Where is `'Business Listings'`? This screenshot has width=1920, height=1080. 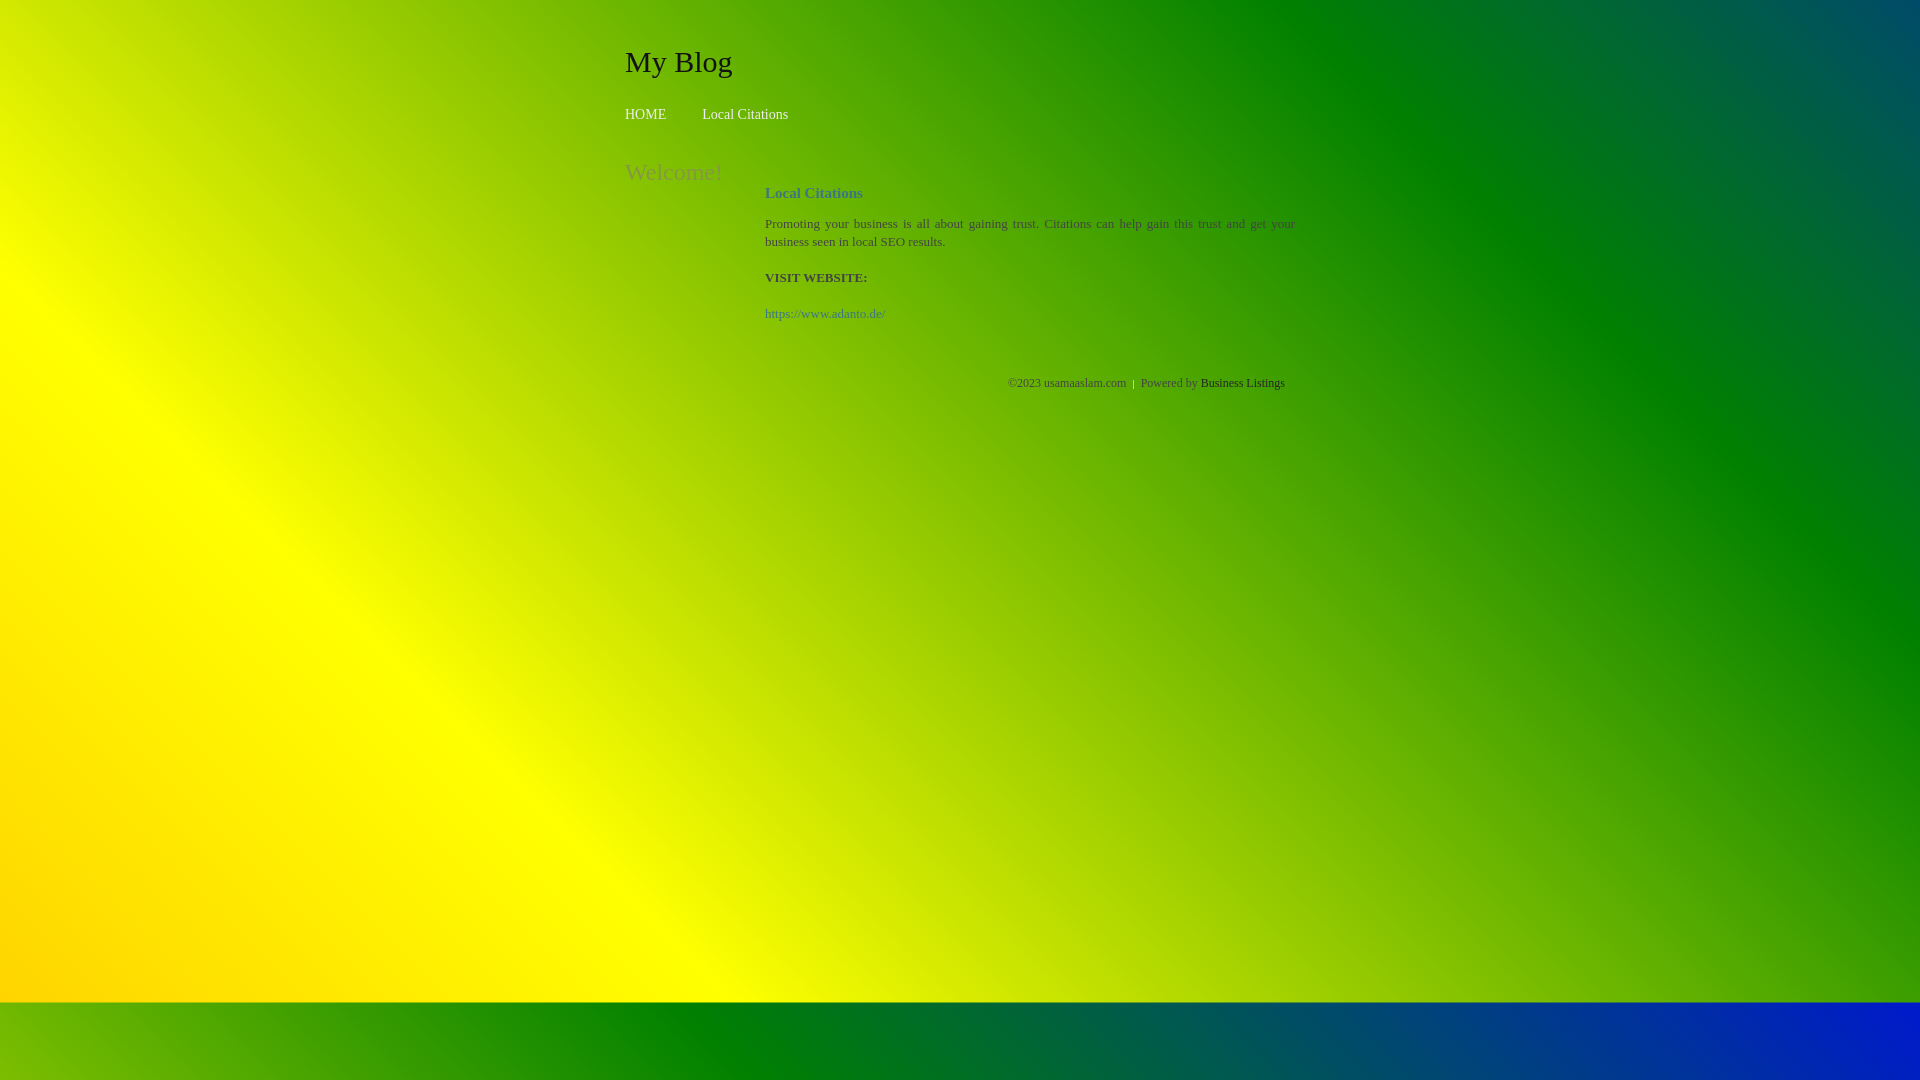 'Business Listings' is located at coordinates (1242, 382).